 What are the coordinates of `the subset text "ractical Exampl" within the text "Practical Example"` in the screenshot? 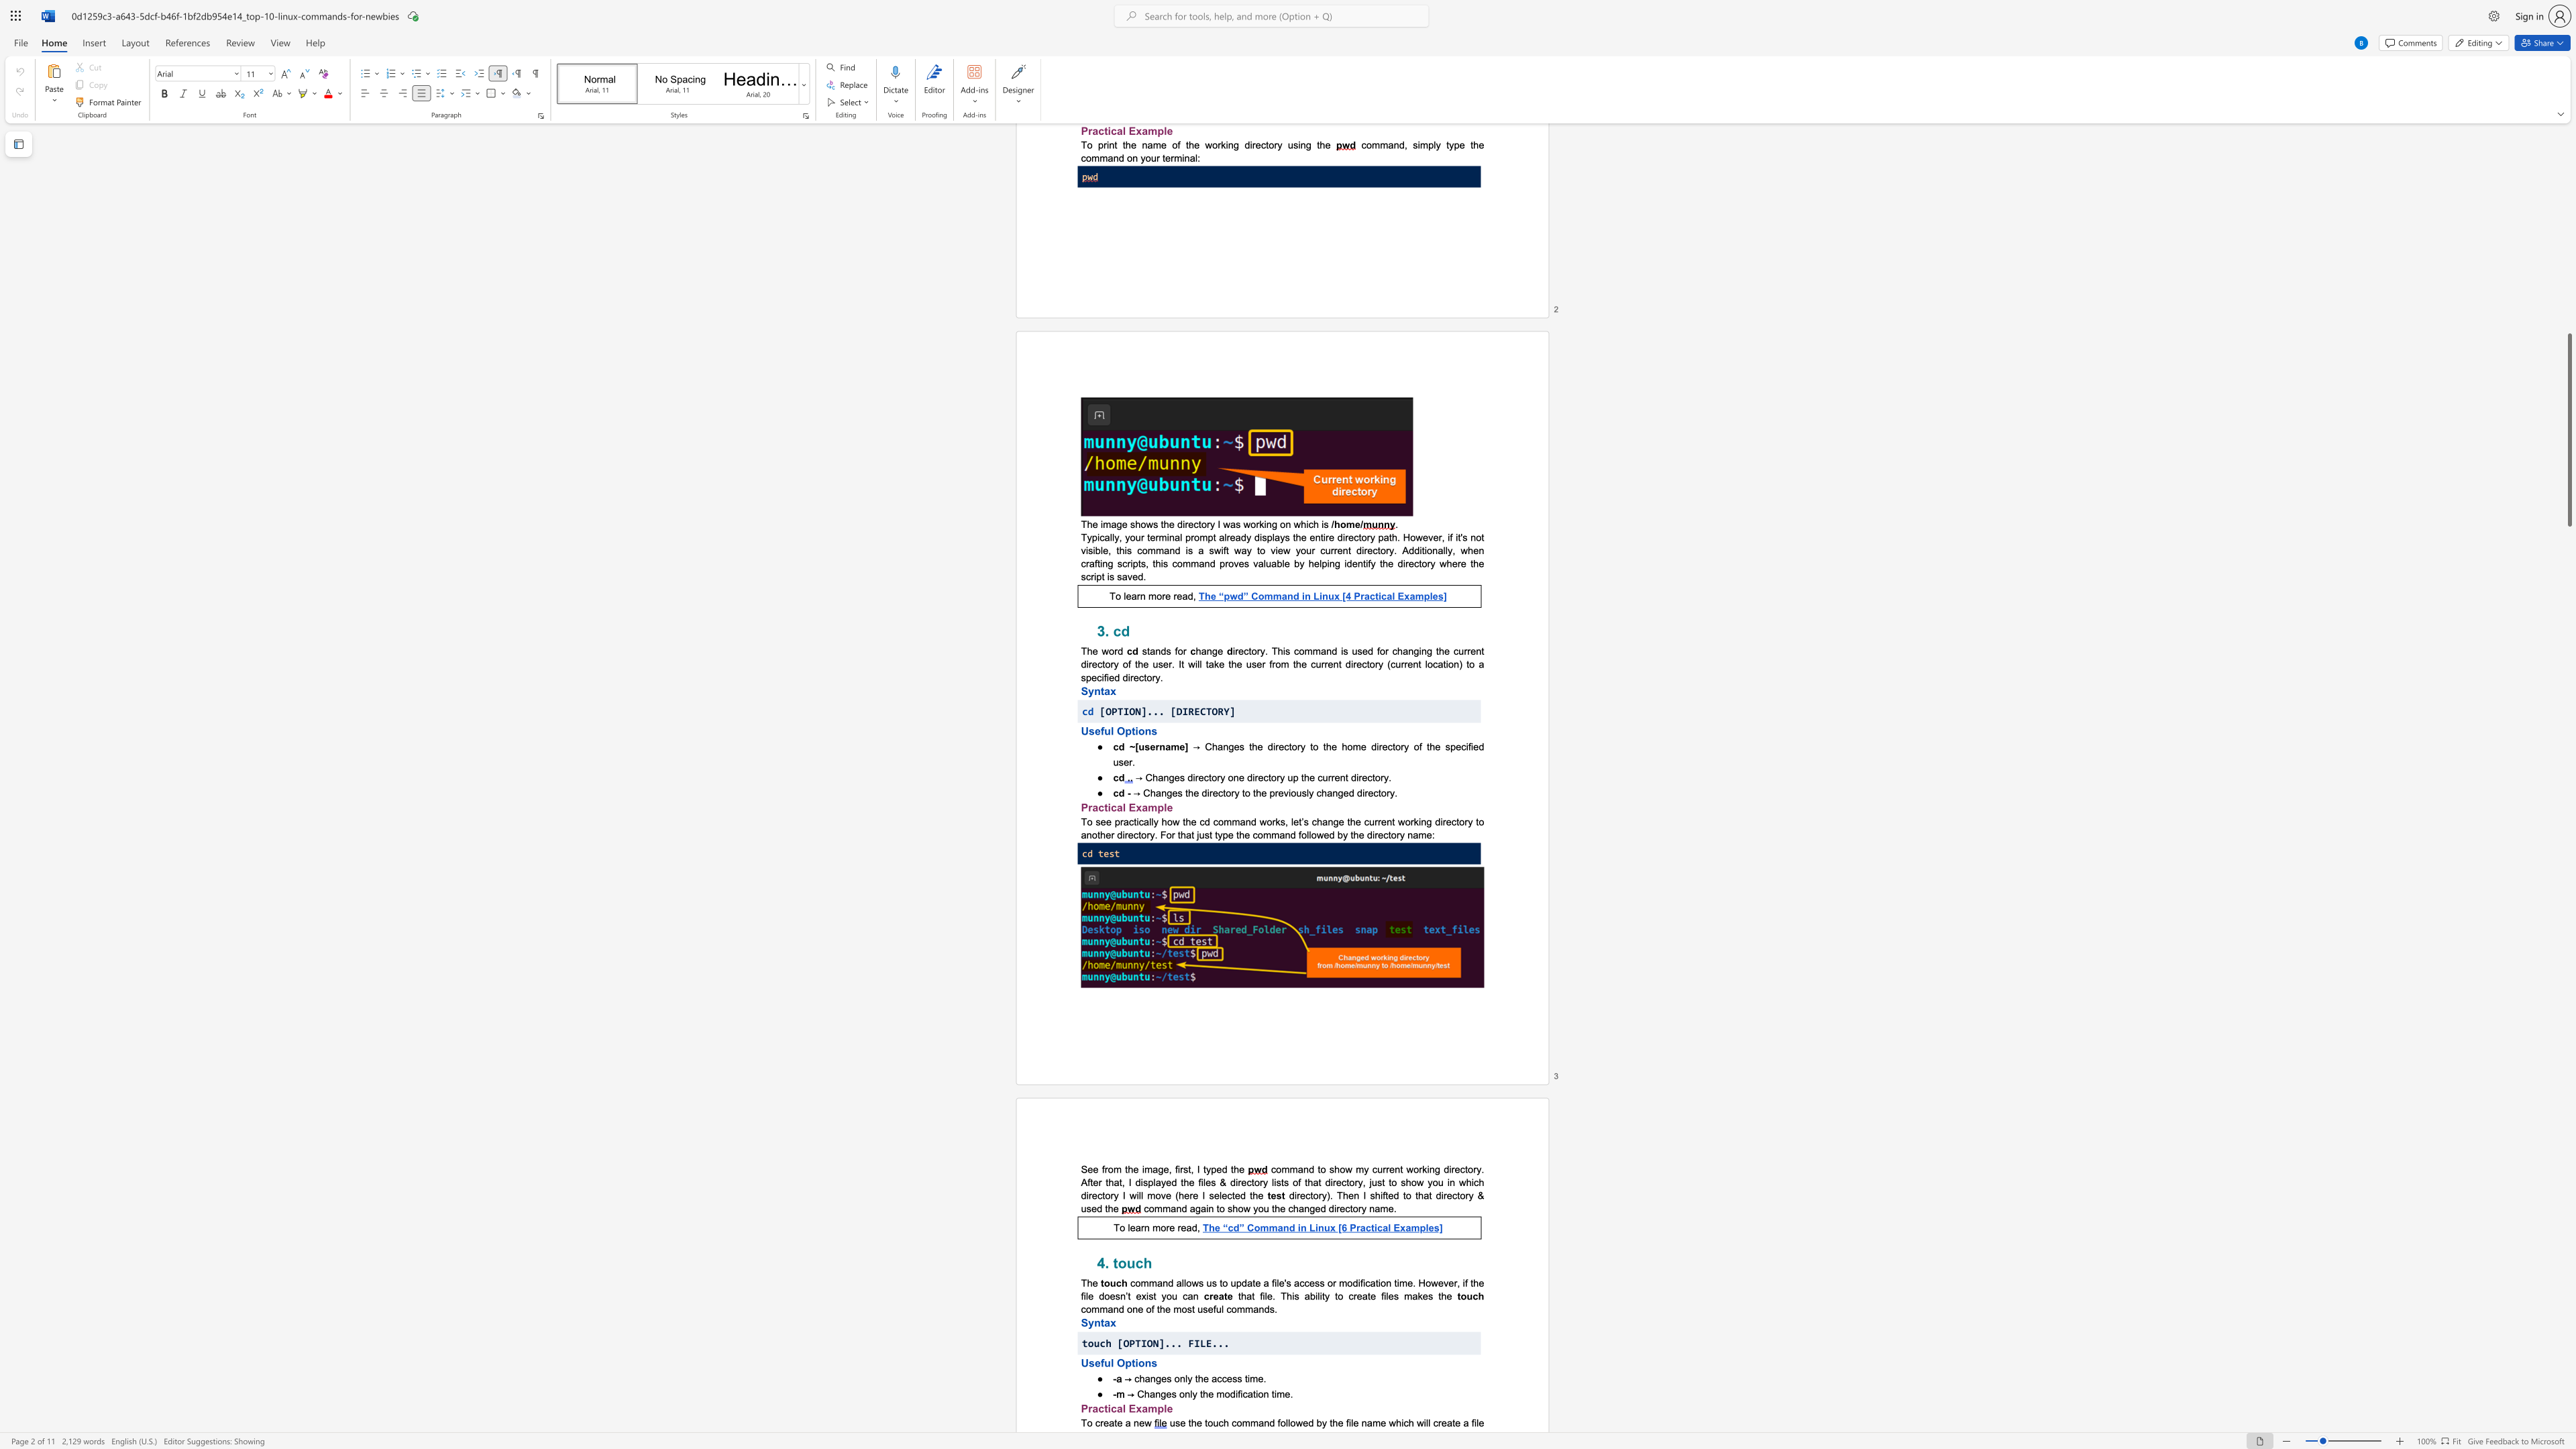 It's located at (1088, 1407).